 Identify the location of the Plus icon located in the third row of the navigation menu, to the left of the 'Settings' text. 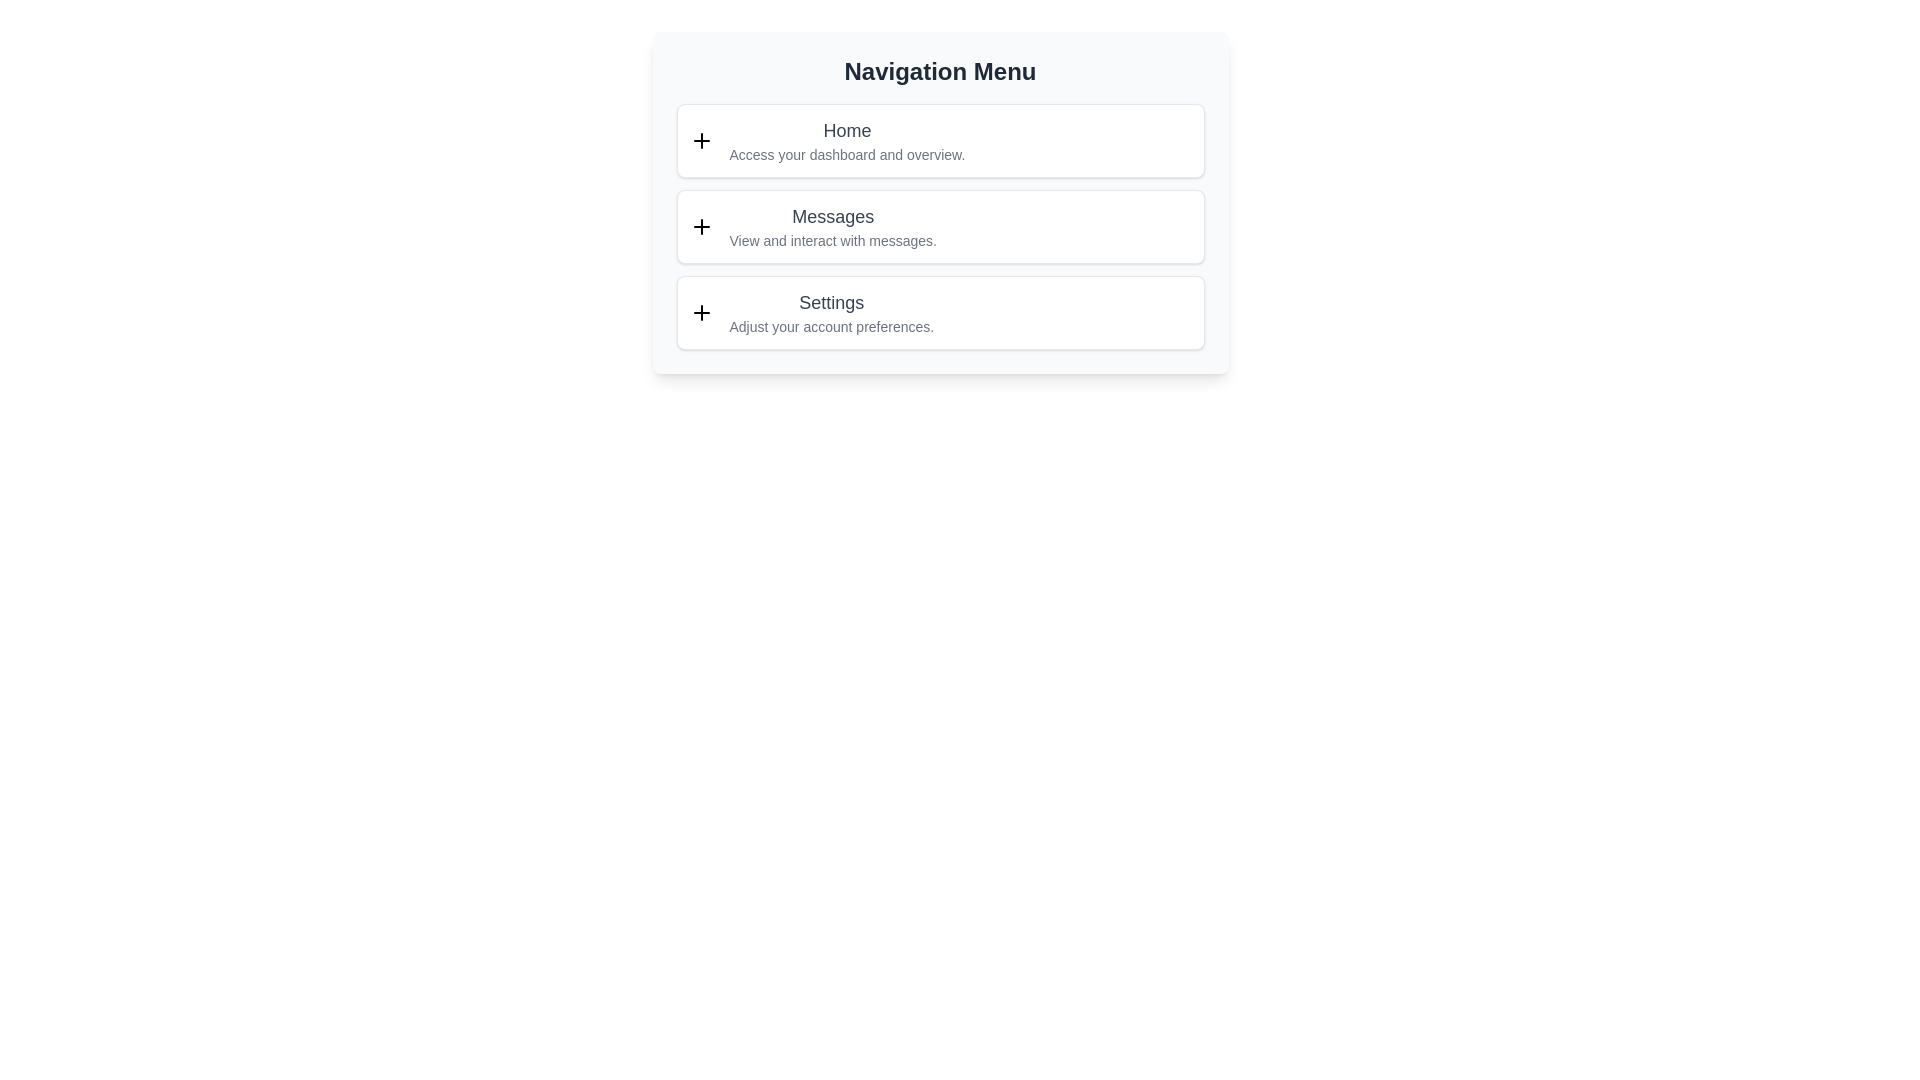
(701, 312).